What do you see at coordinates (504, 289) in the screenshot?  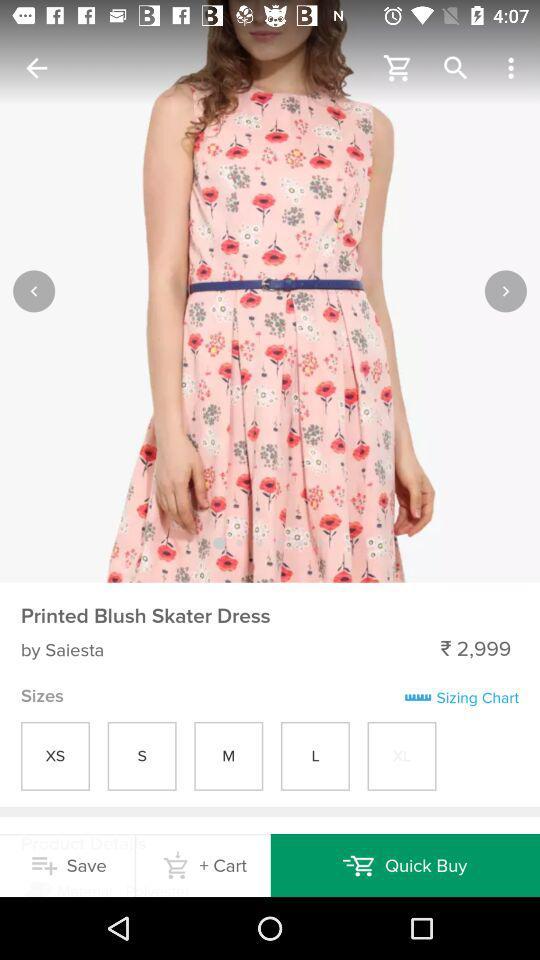 I see `right arrow in the image` at bounding box center [504, 289].